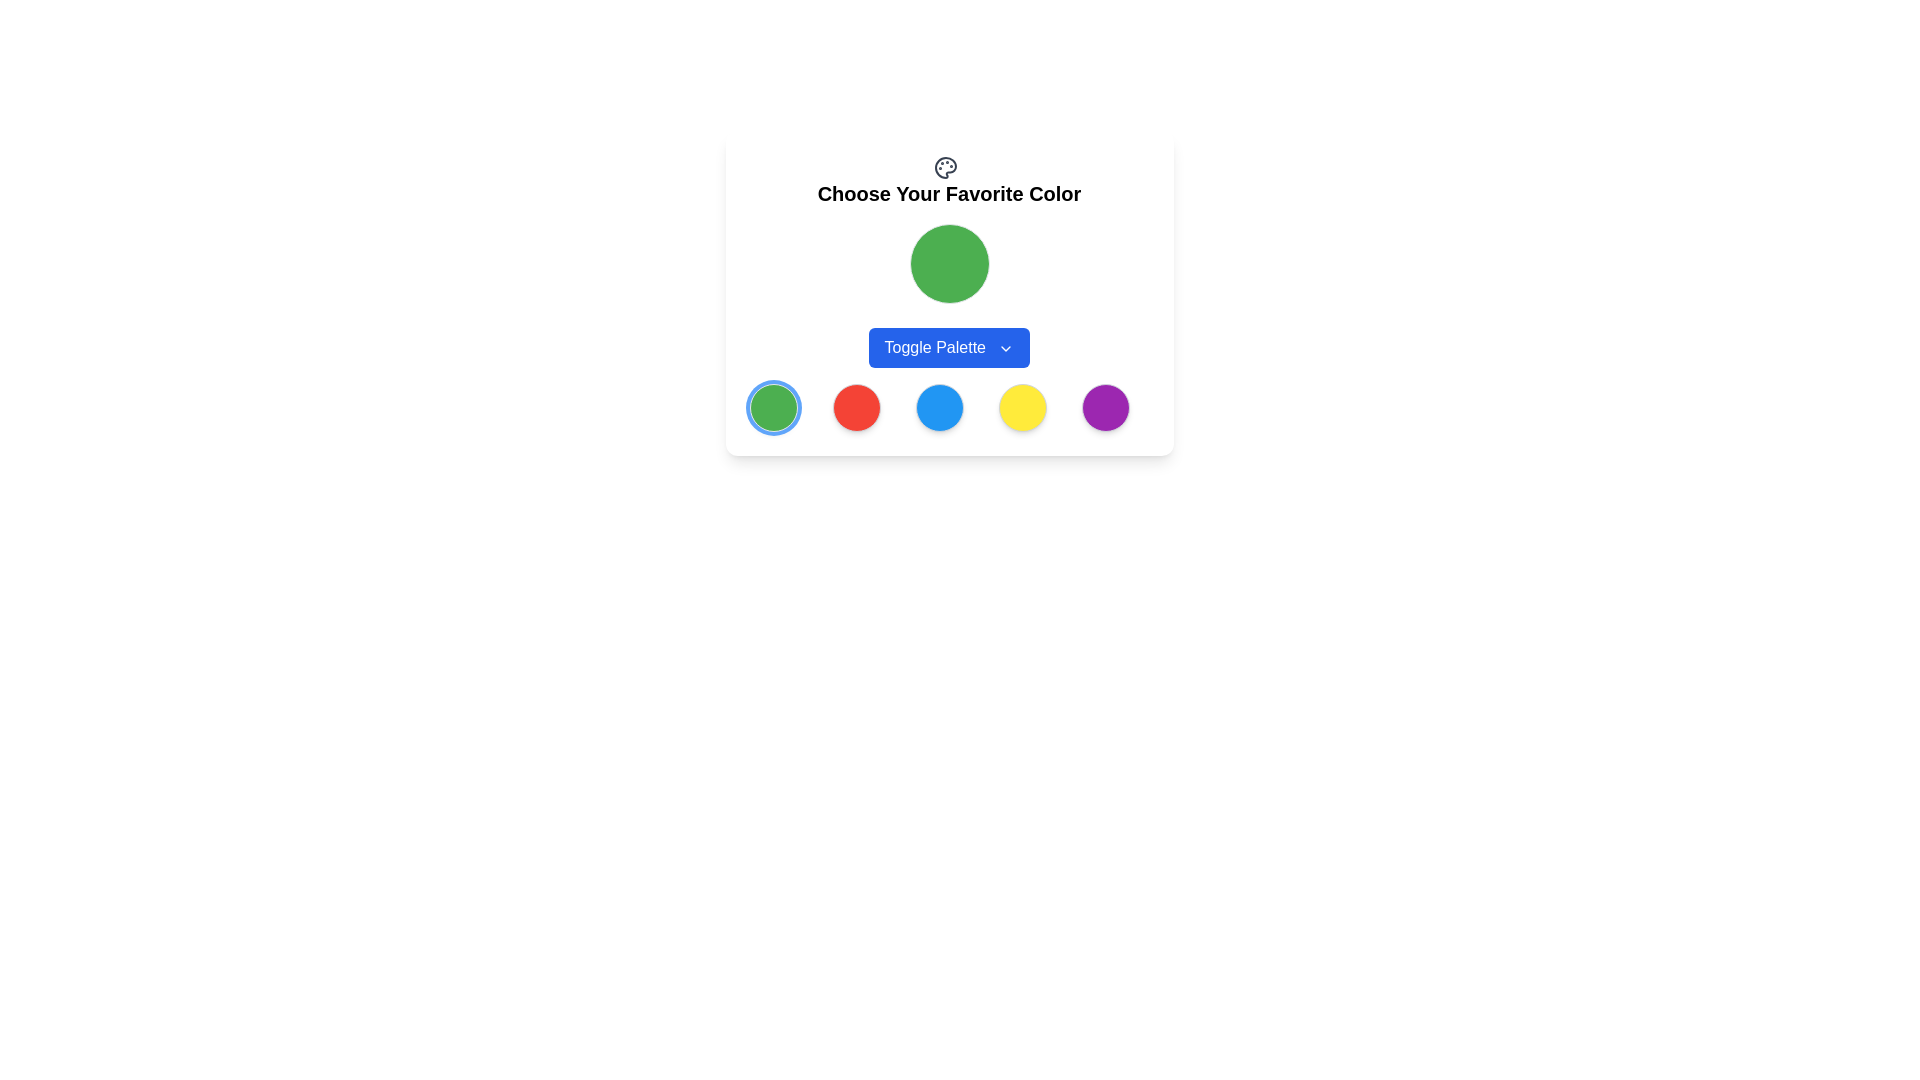 This screenshot has width=1920, height=1080. What do you see at coordinates (948, 181) in the screenshot?
I see `the color palette icon located above the 'Choose Your Favorite Color' title for quick navigation` at bounding box center [948, 181].